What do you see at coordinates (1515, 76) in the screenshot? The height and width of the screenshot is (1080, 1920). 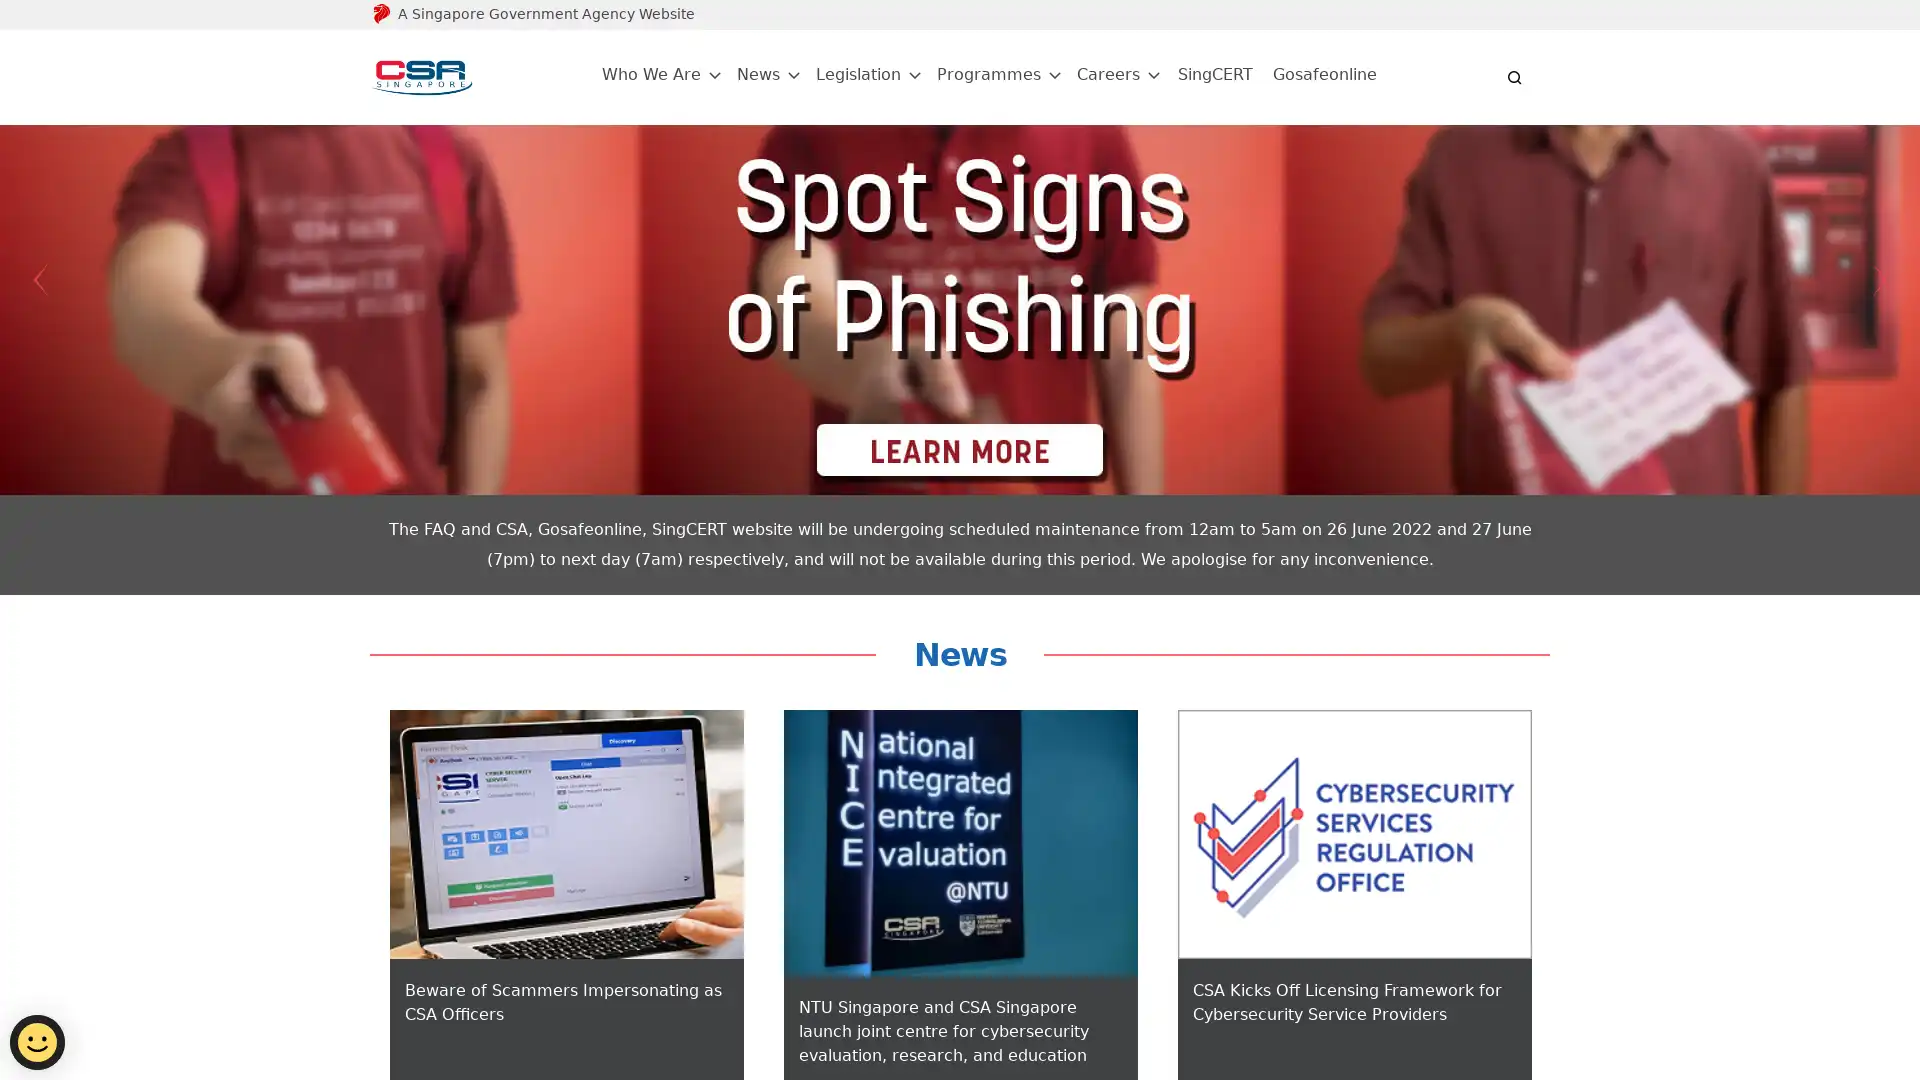 I see `search` at bounding box center [1515, 76].